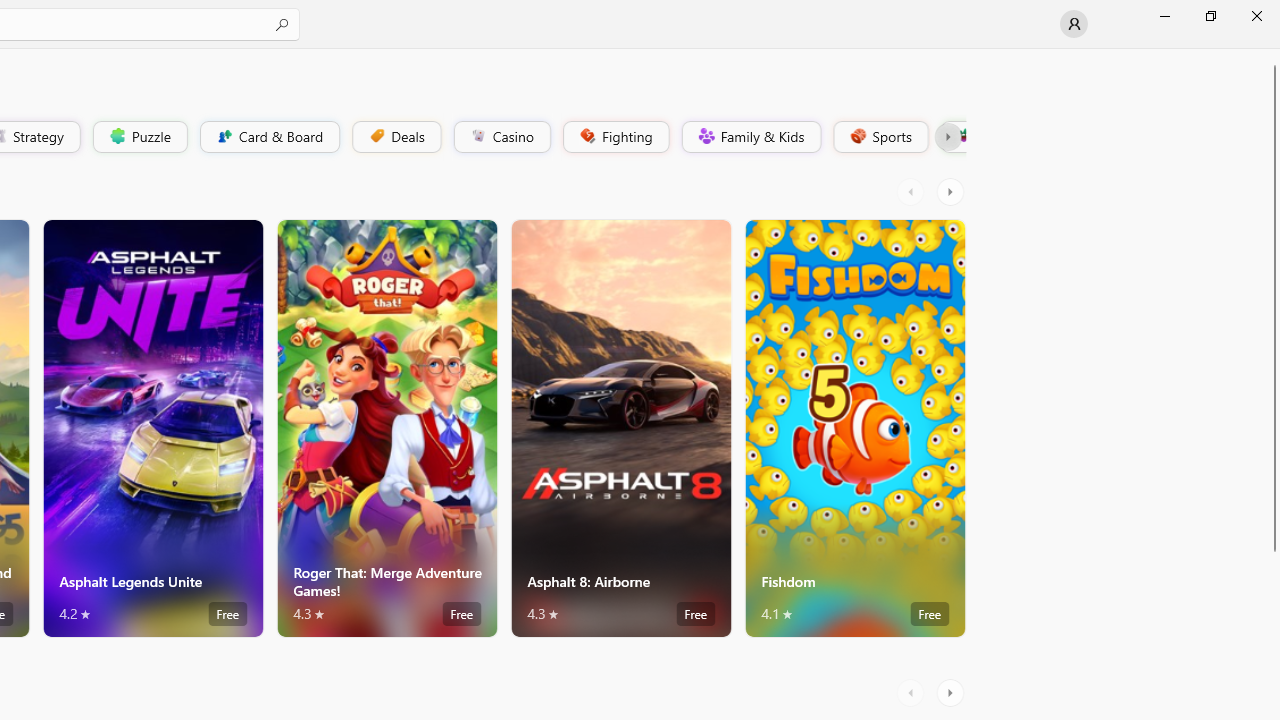  I want to click on 'Puzzle', so click(138, 135).